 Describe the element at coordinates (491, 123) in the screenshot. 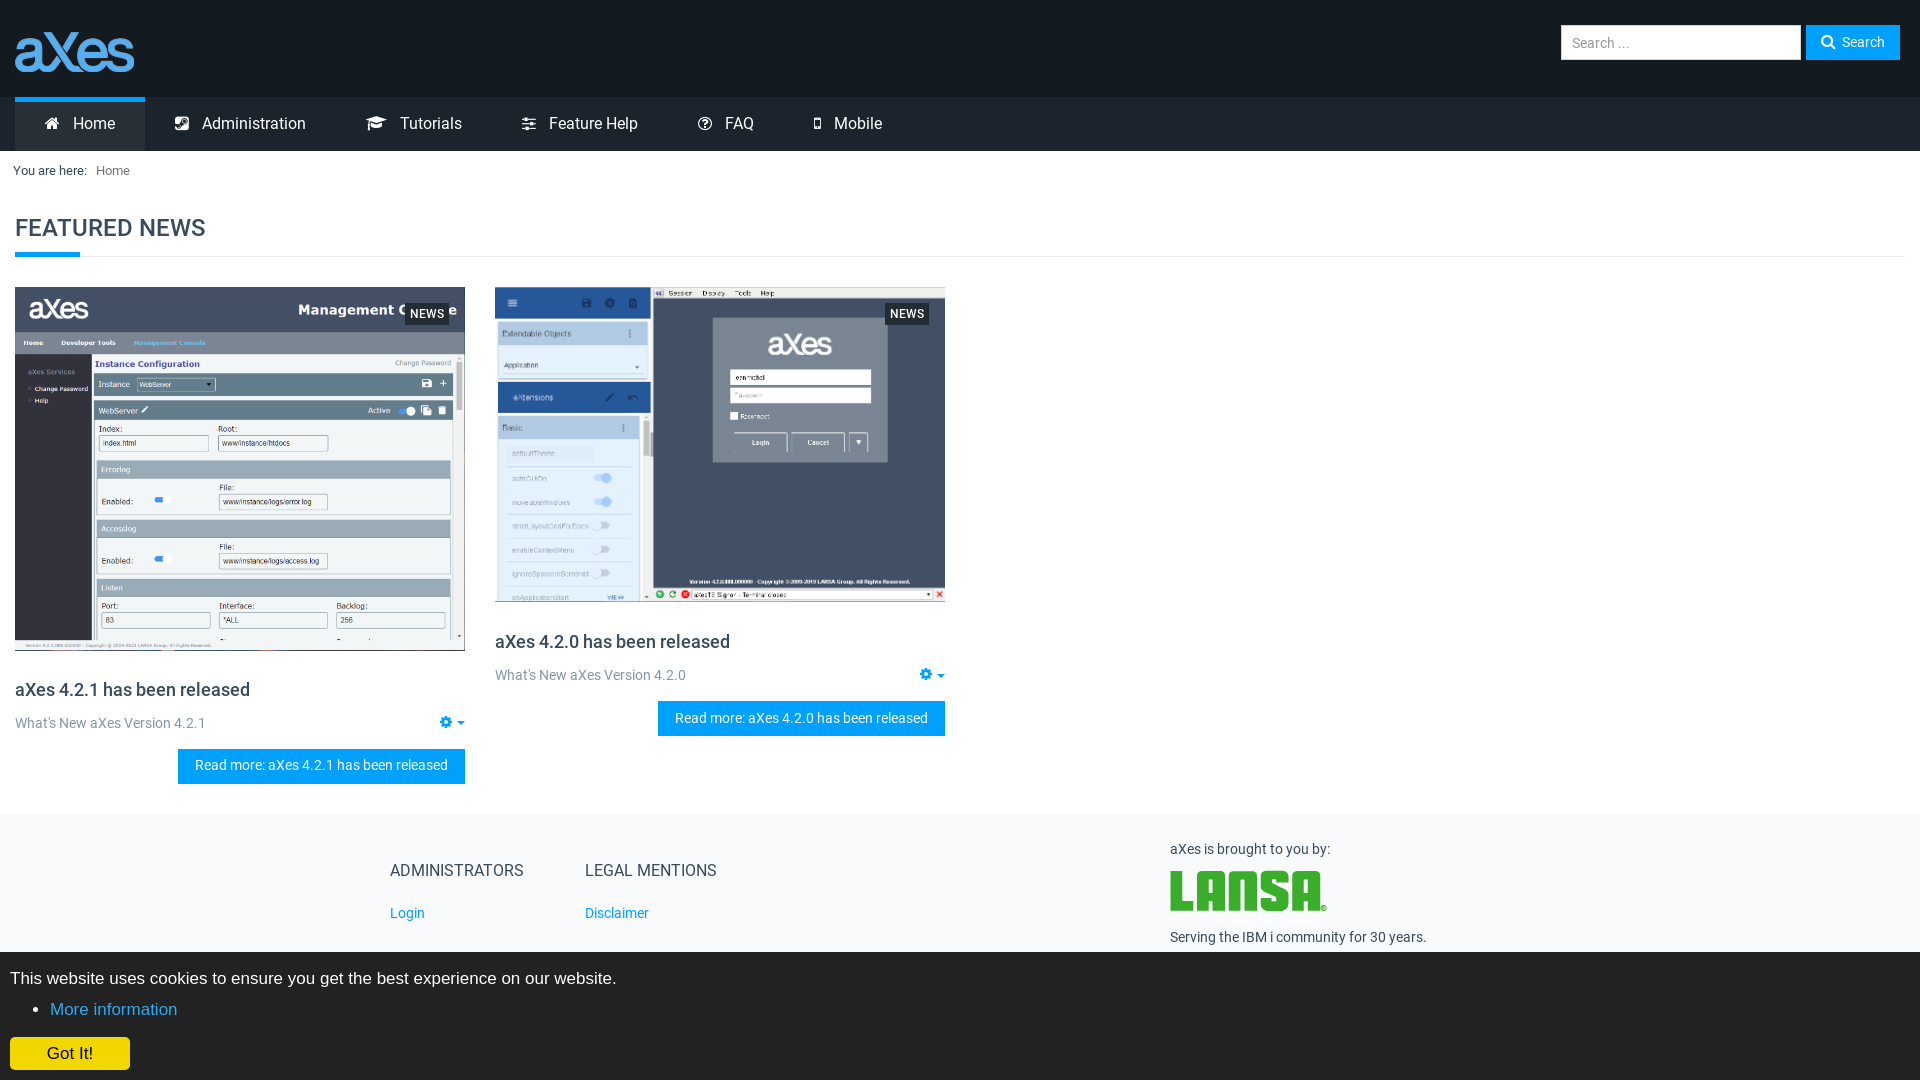

I see `'Feature Help'` at that location.